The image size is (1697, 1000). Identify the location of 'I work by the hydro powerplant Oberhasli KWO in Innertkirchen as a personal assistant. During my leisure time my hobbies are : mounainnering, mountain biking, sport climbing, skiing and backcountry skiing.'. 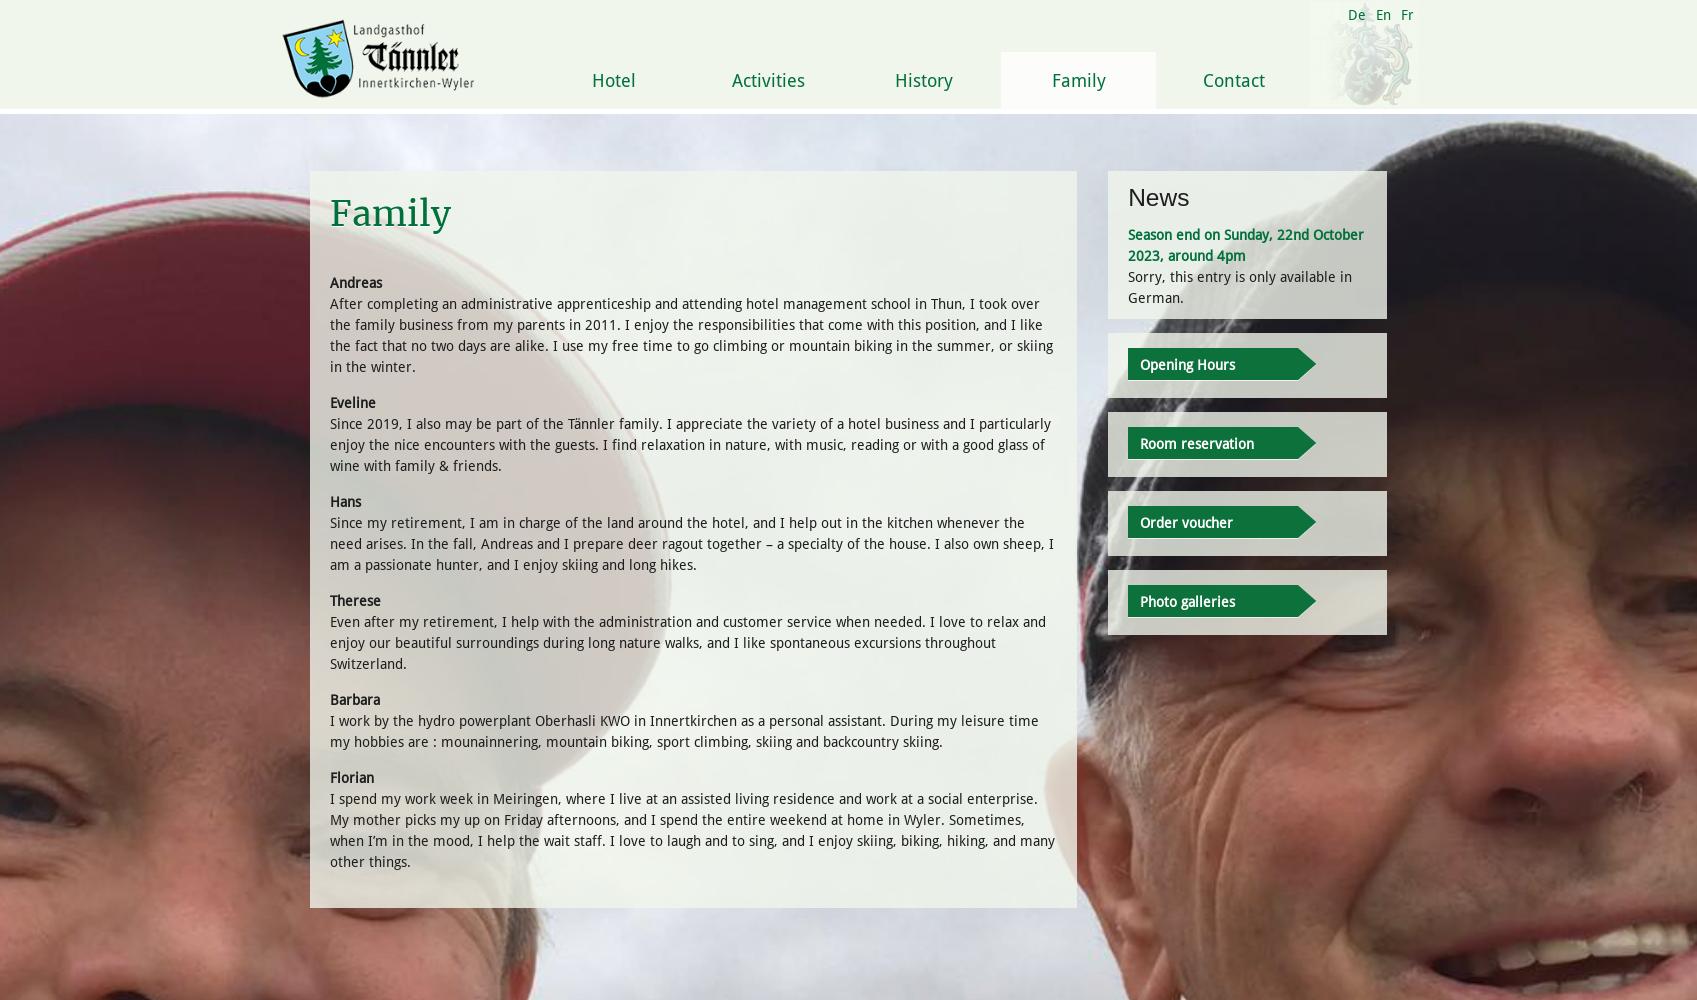
(683, 729).